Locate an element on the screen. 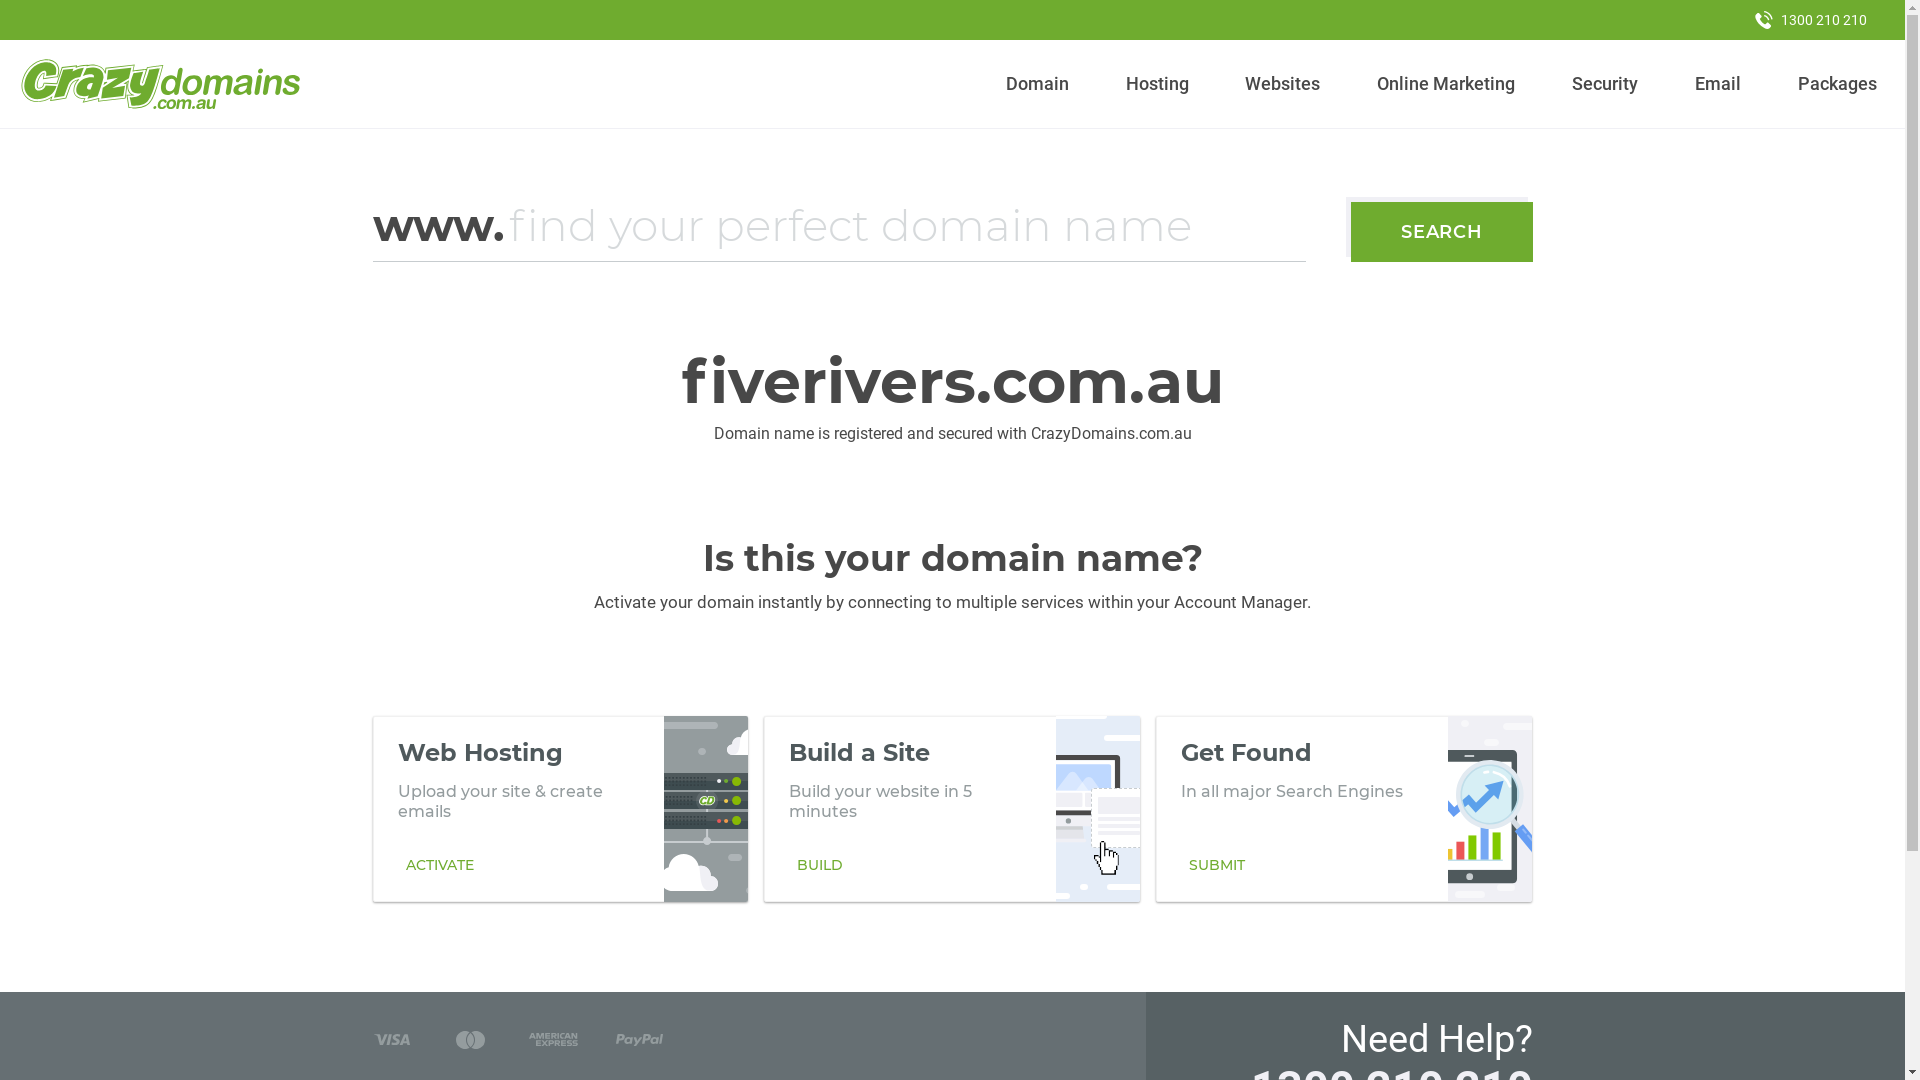  'Email' is located at coordinates (1716, 83).